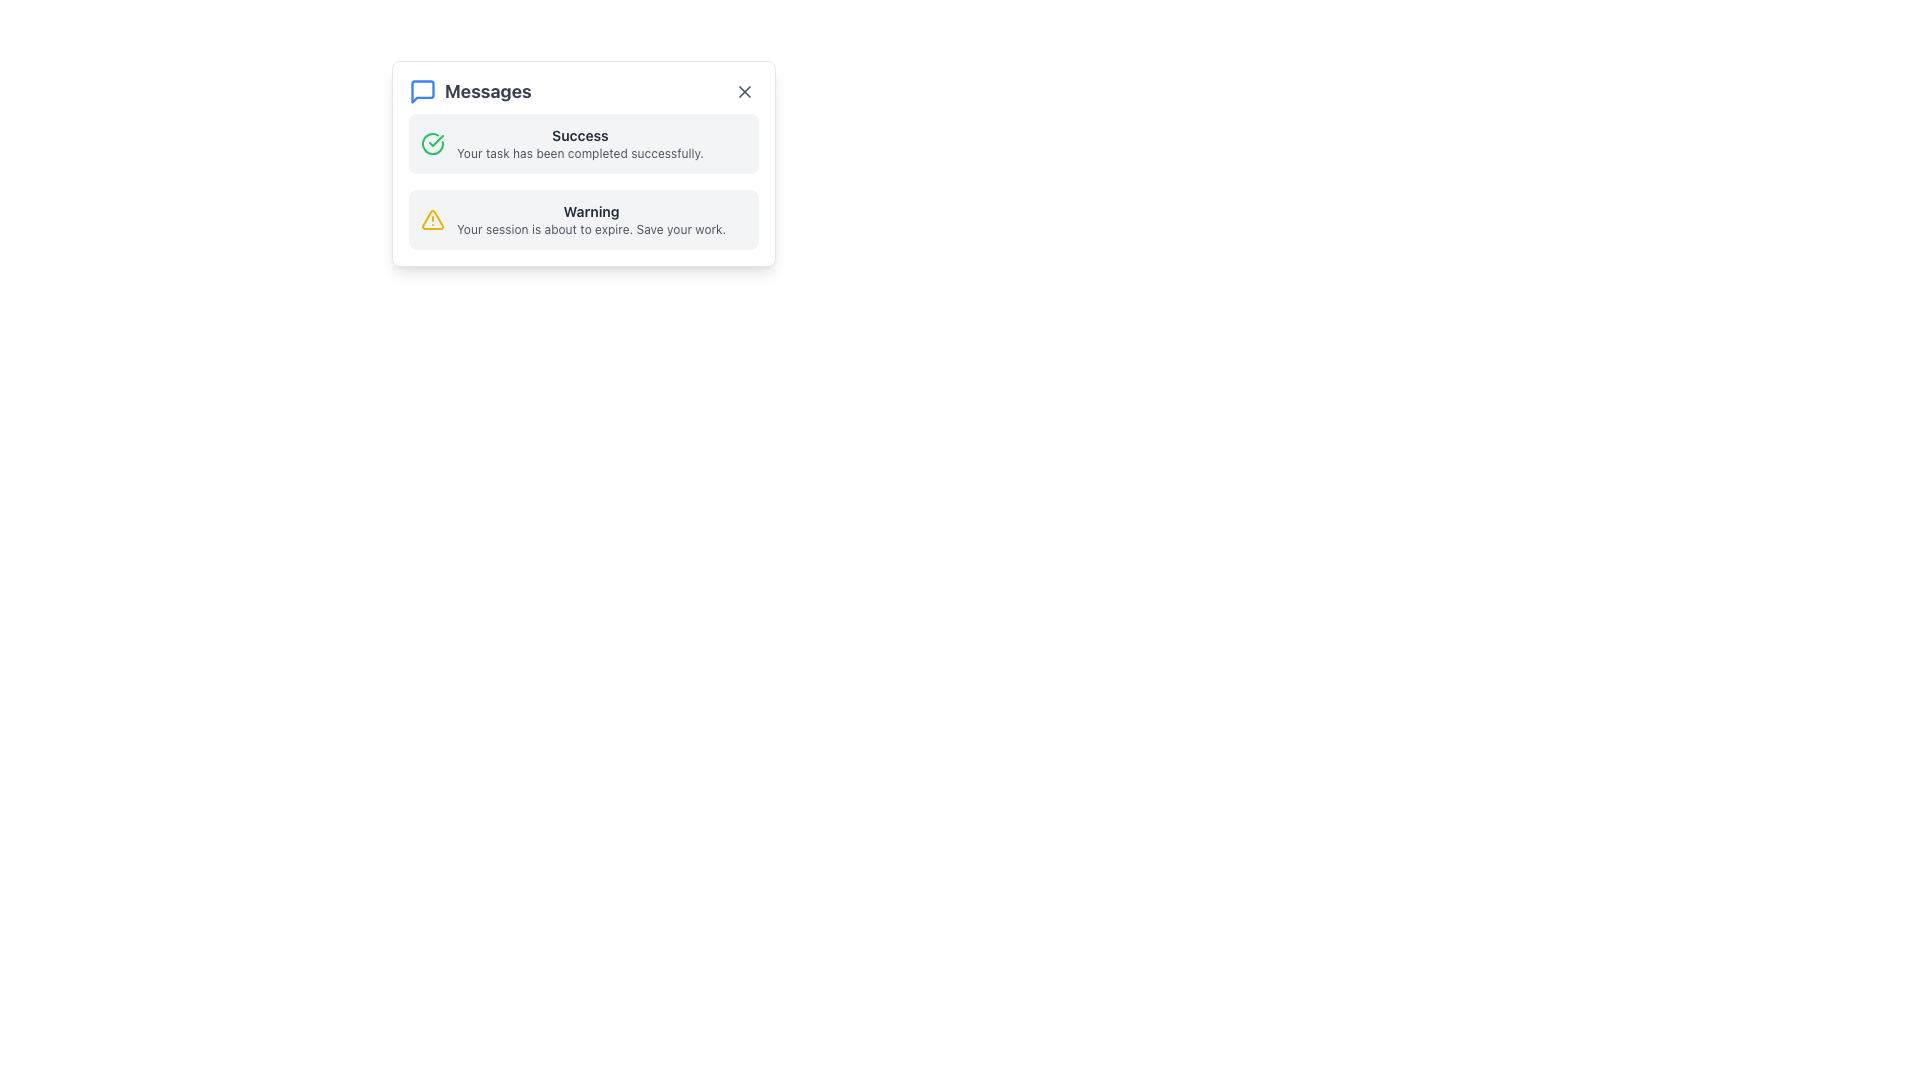  Describe the element at coordinates (743, 92) in the screenshot. I see `the Close button icon located in the top-right corner of the 'Messages' notification card` at that location.